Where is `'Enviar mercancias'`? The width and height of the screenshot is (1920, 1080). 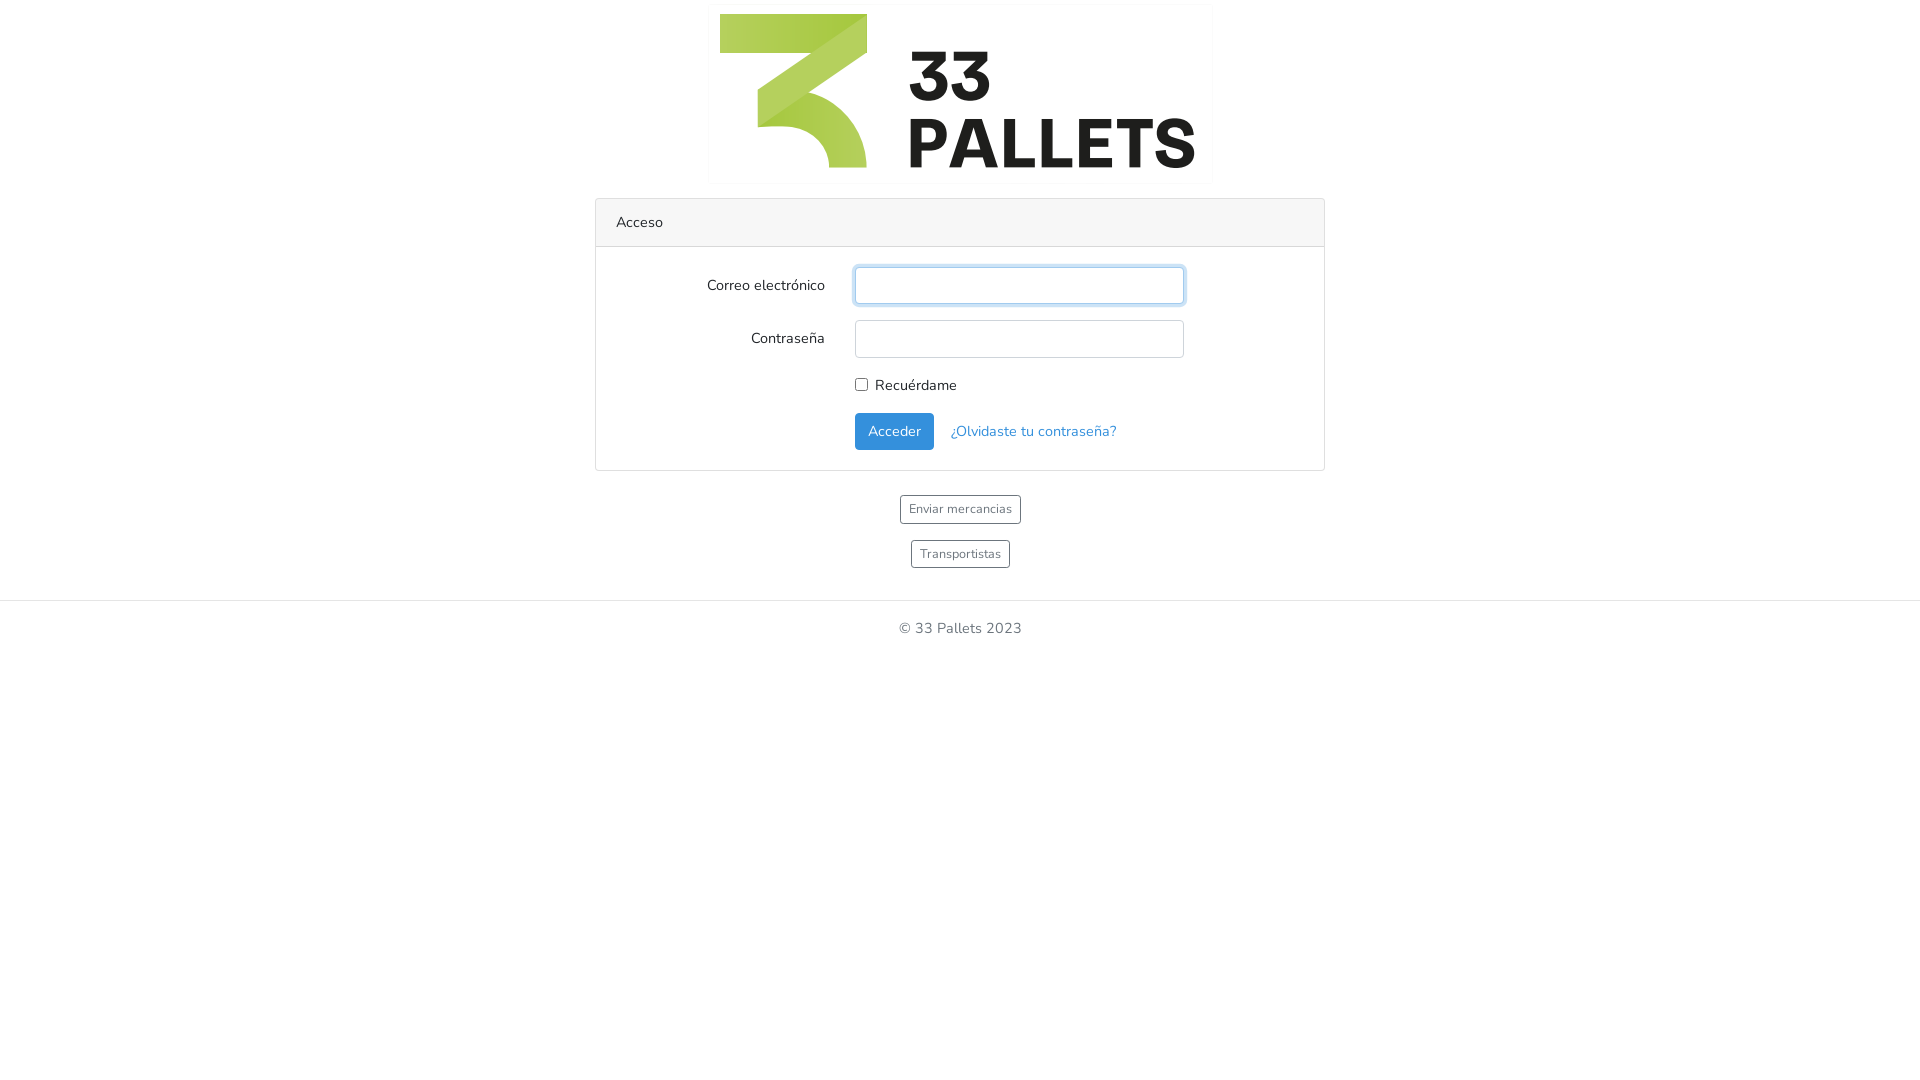 'Enviar mercancias' is located at coordinates (960, 508).